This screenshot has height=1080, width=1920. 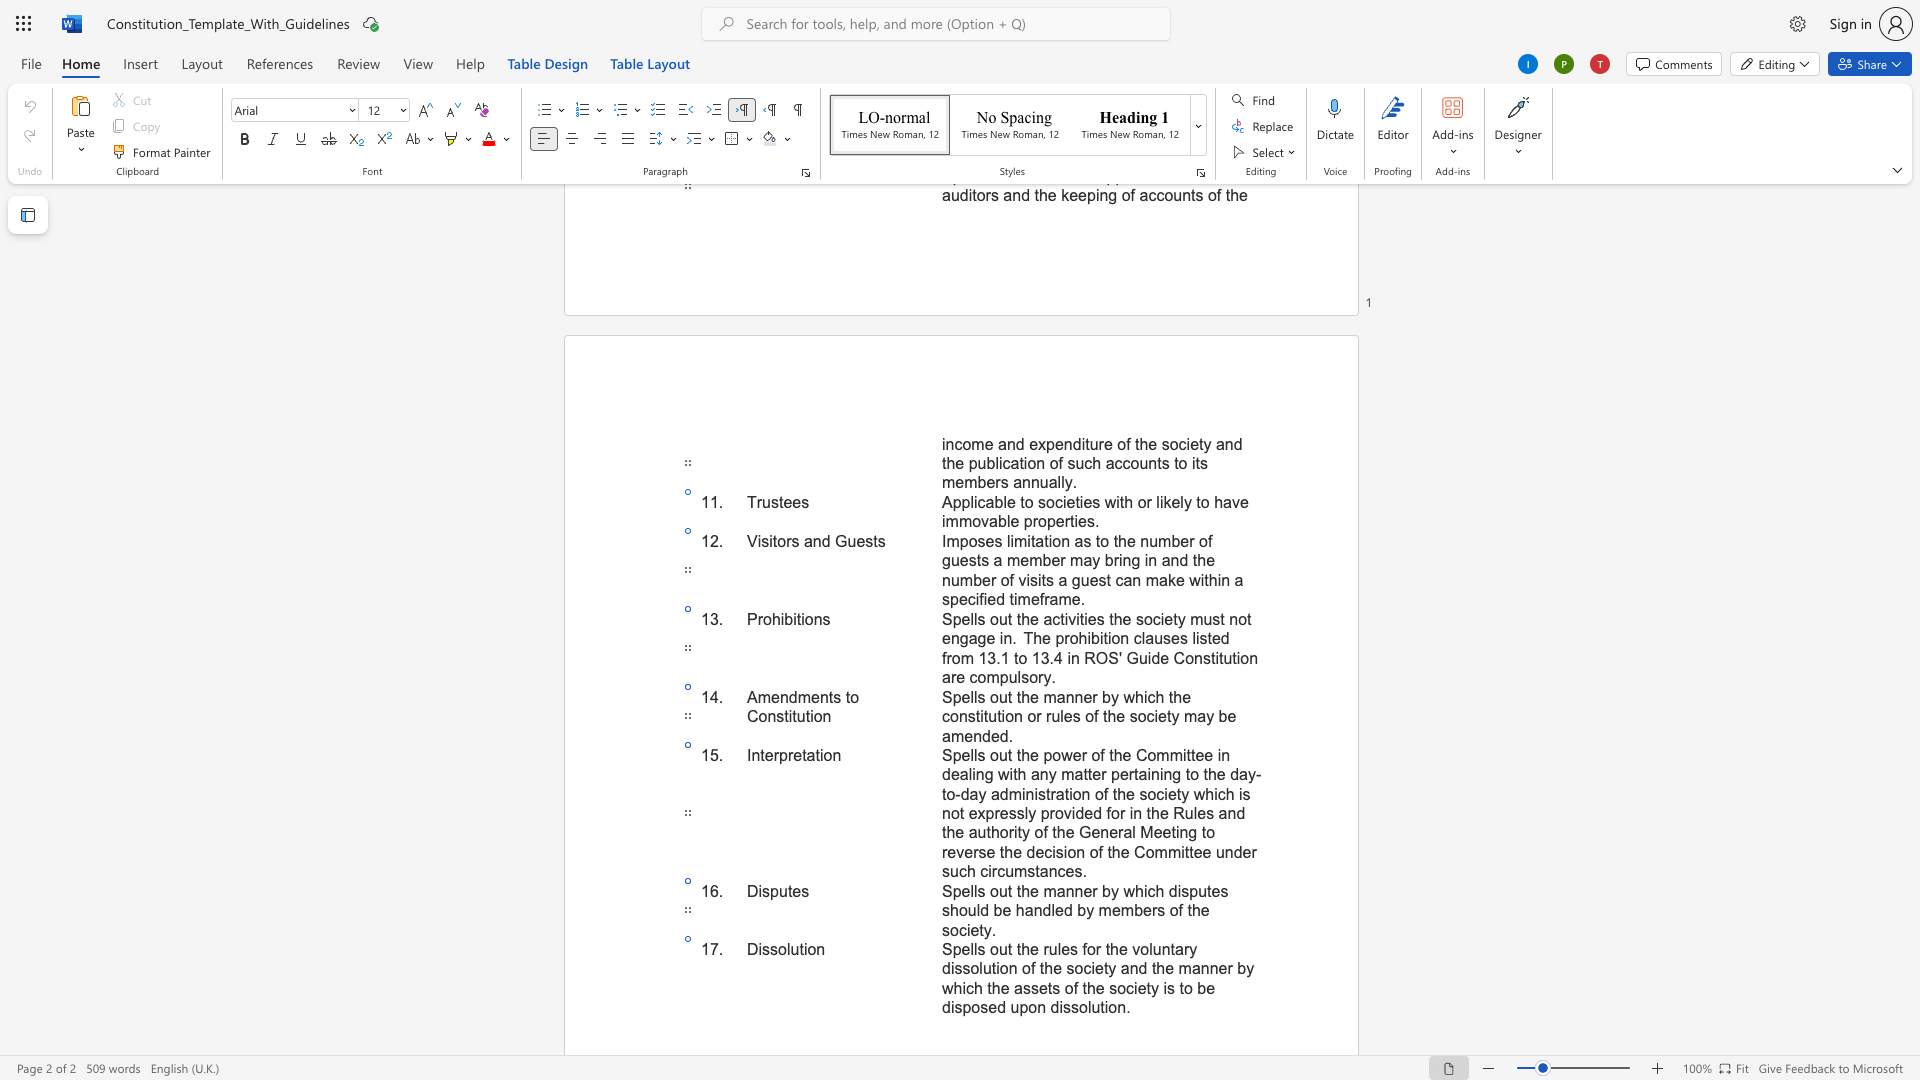 What do you see at coordinates (787, 948) in the screenshot?
I see `the 1th character "l" in the text` at bounding box center [787, 948].